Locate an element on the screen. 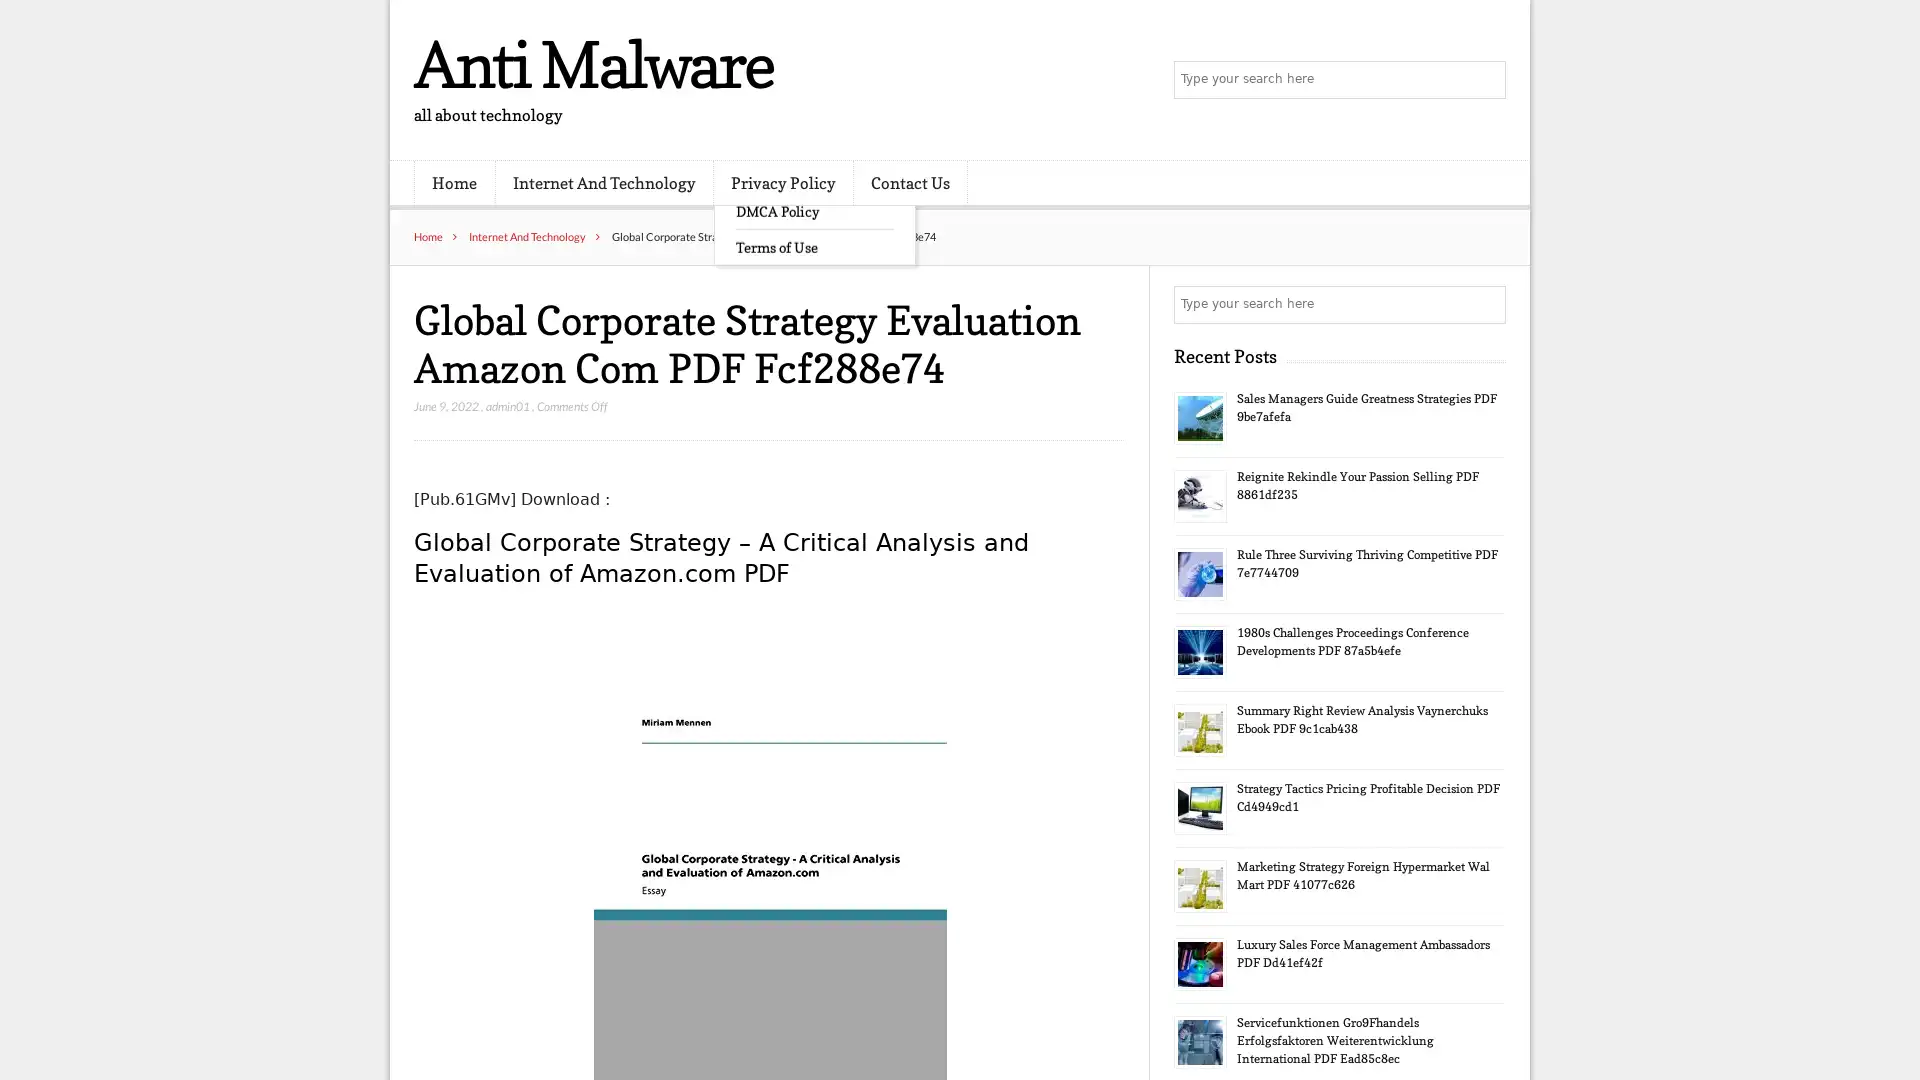 The height and width of the screenshot is (1080, 1920). Search is located at coordinates (1485, 80).